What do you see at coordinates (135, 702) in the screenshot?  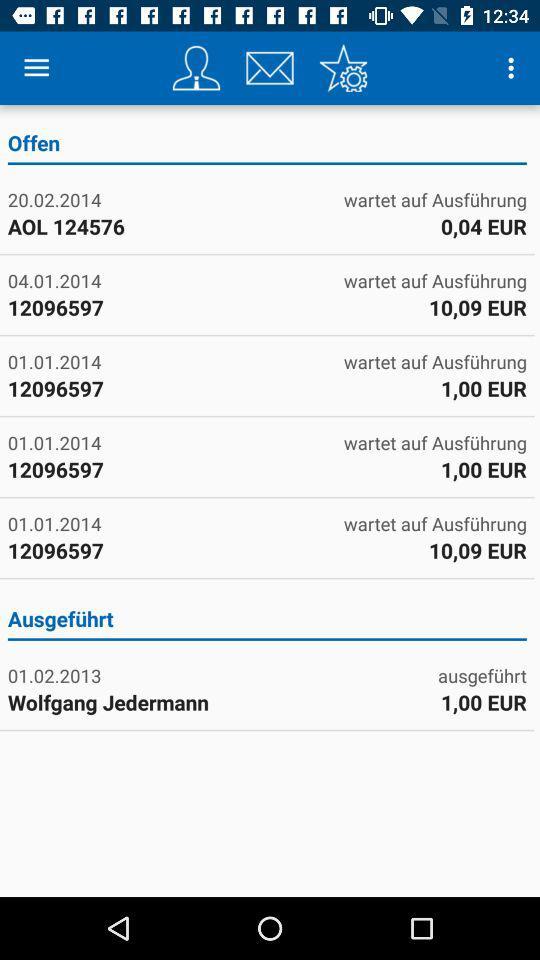 I see `icon below the 01.02.2013 item` at bounding box center [135, 702].